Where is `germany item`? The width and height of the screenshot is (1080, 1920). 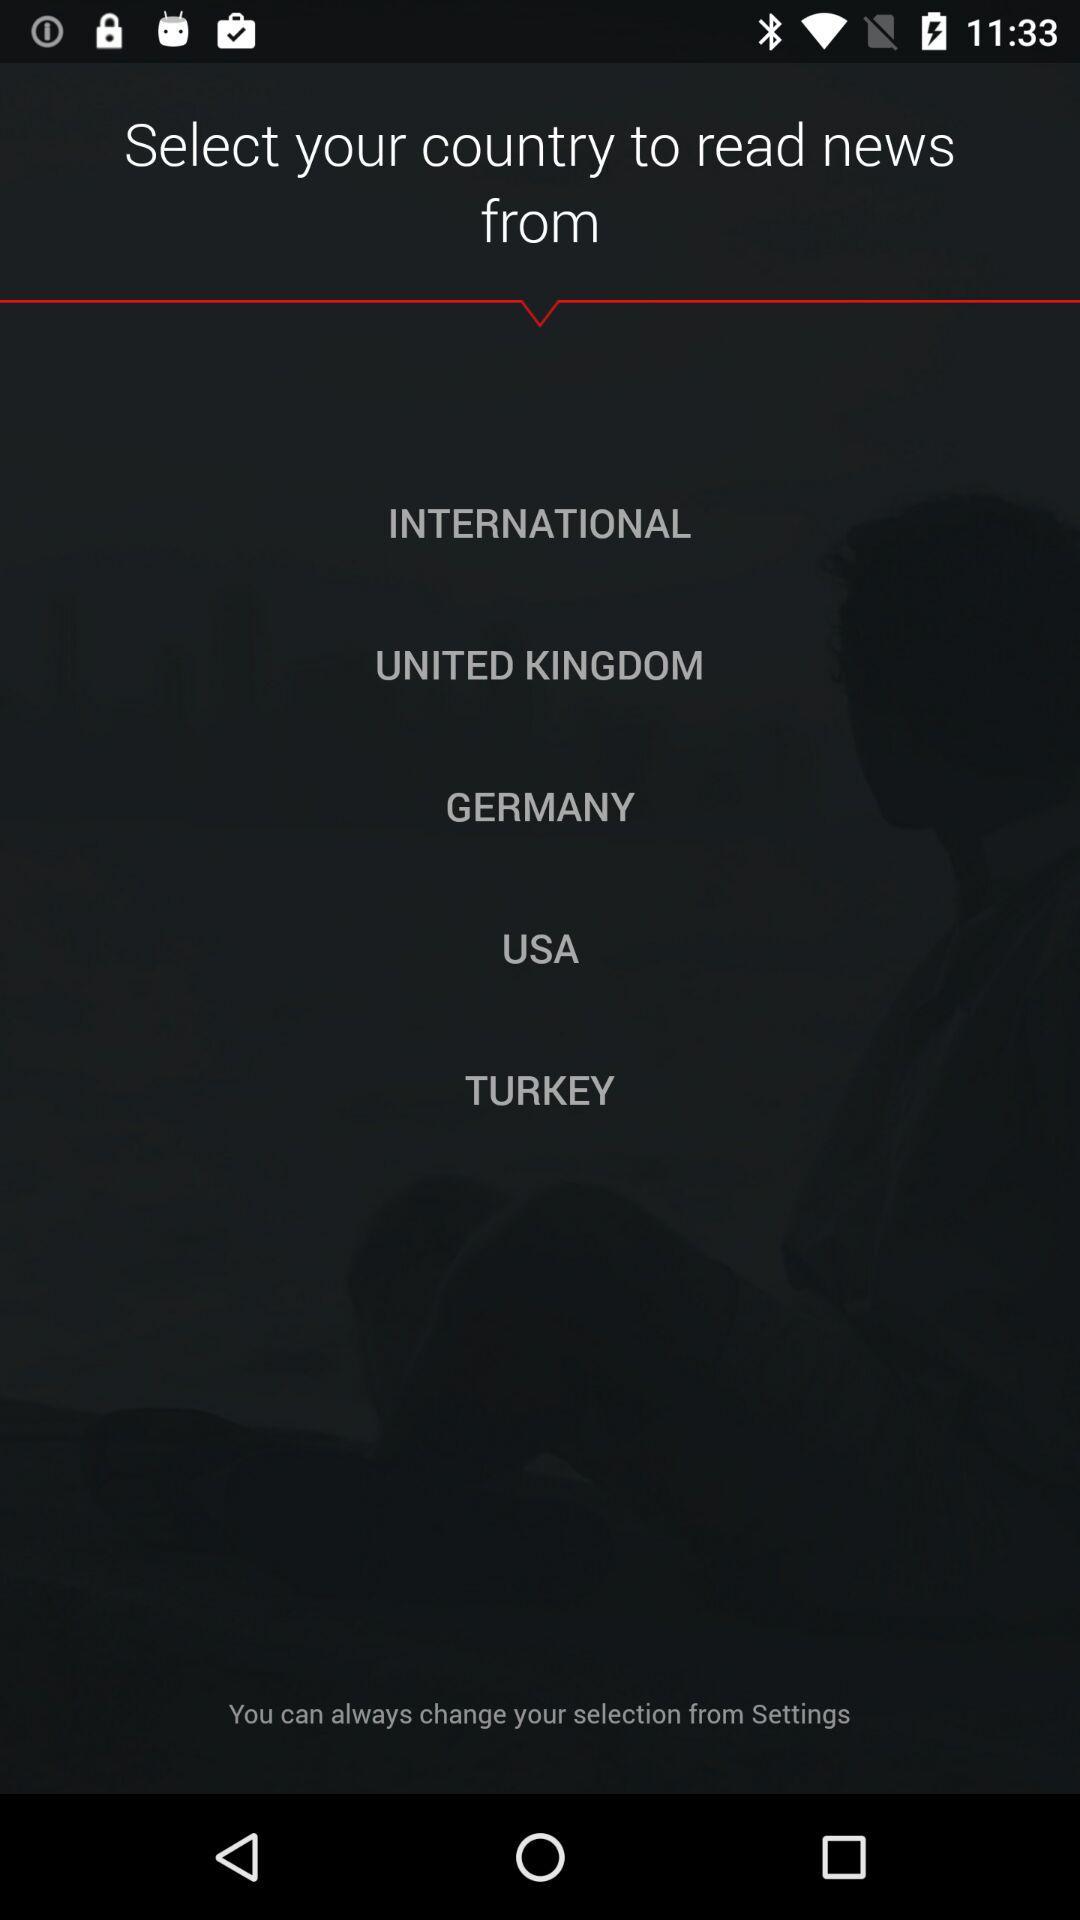
germany item is located at coordinates (540, 805).